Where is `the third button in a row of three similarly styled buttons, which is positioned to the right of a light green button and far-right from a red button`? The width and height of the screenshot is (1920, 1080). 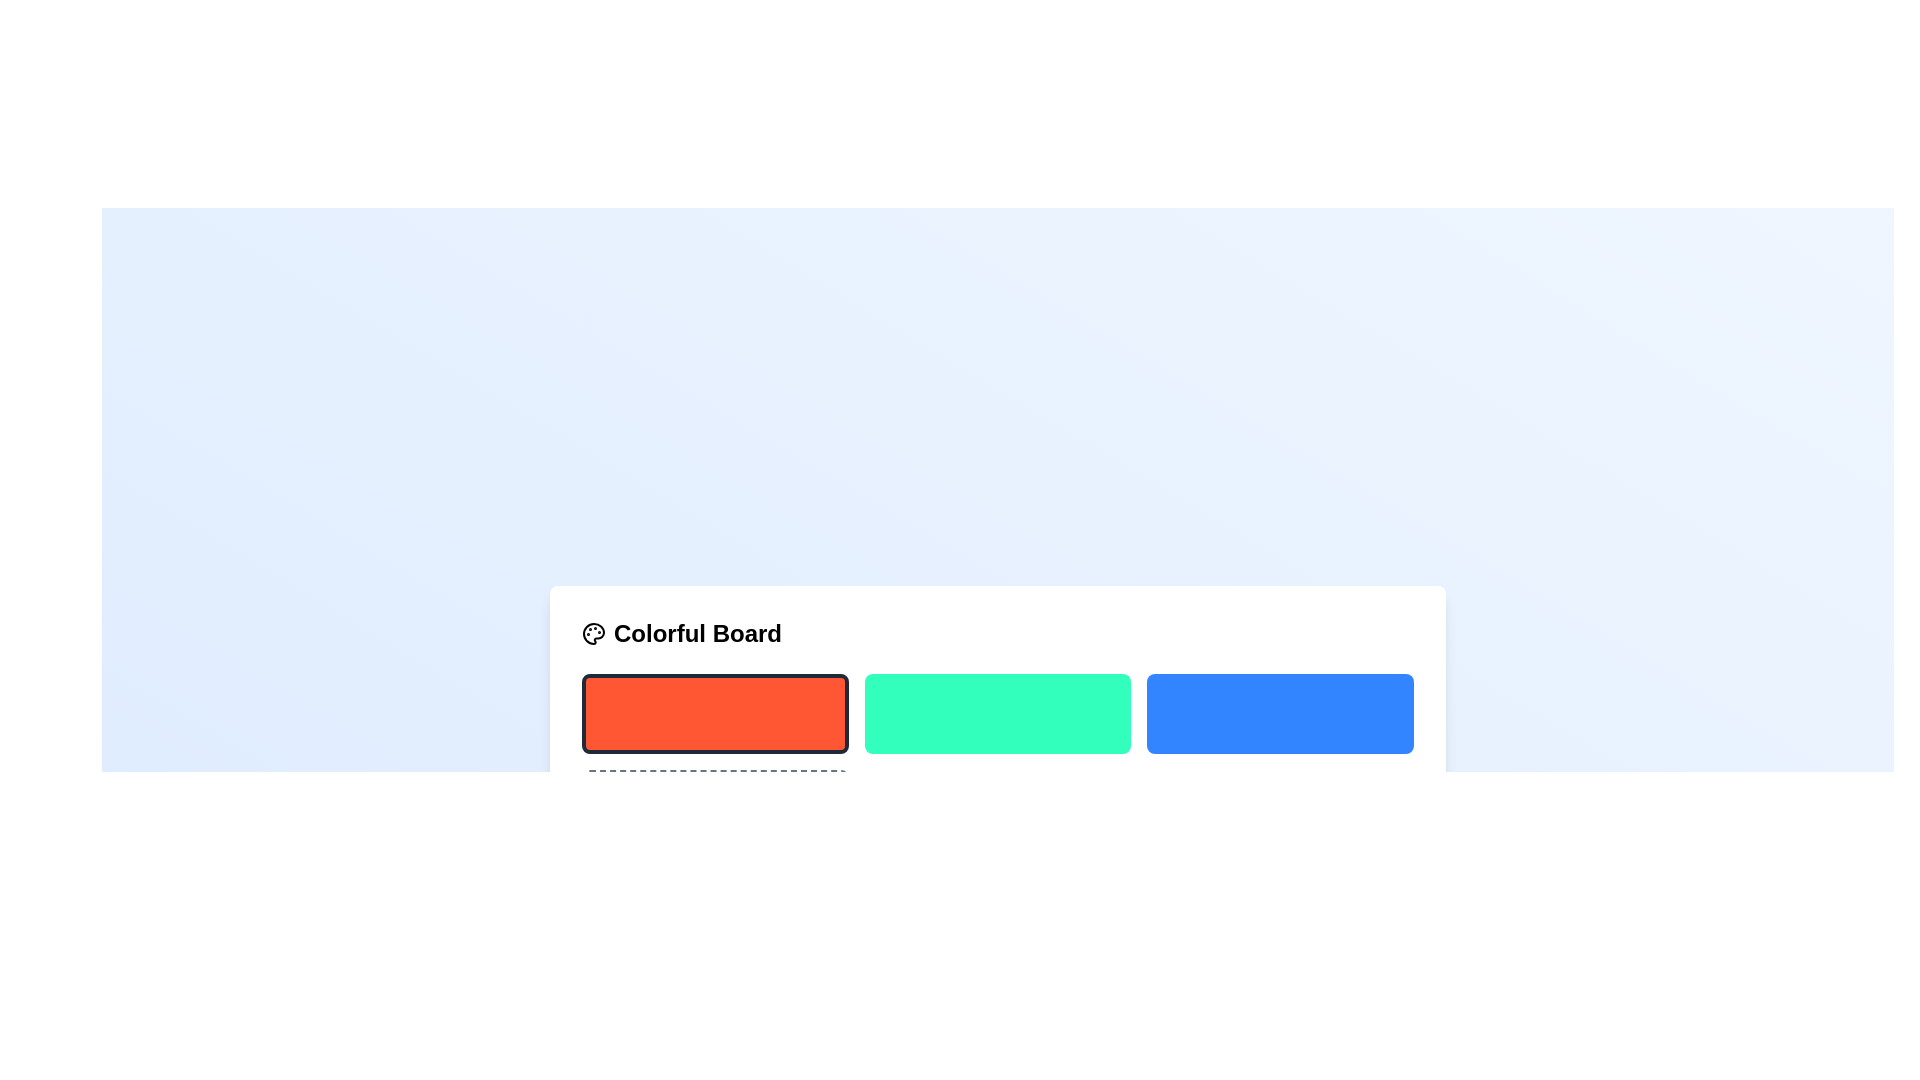
the third button in a row of three similarly styled buttons, which is positioned to the right of a light green button and far-right from a red button is located at coordinates (1280, 712).